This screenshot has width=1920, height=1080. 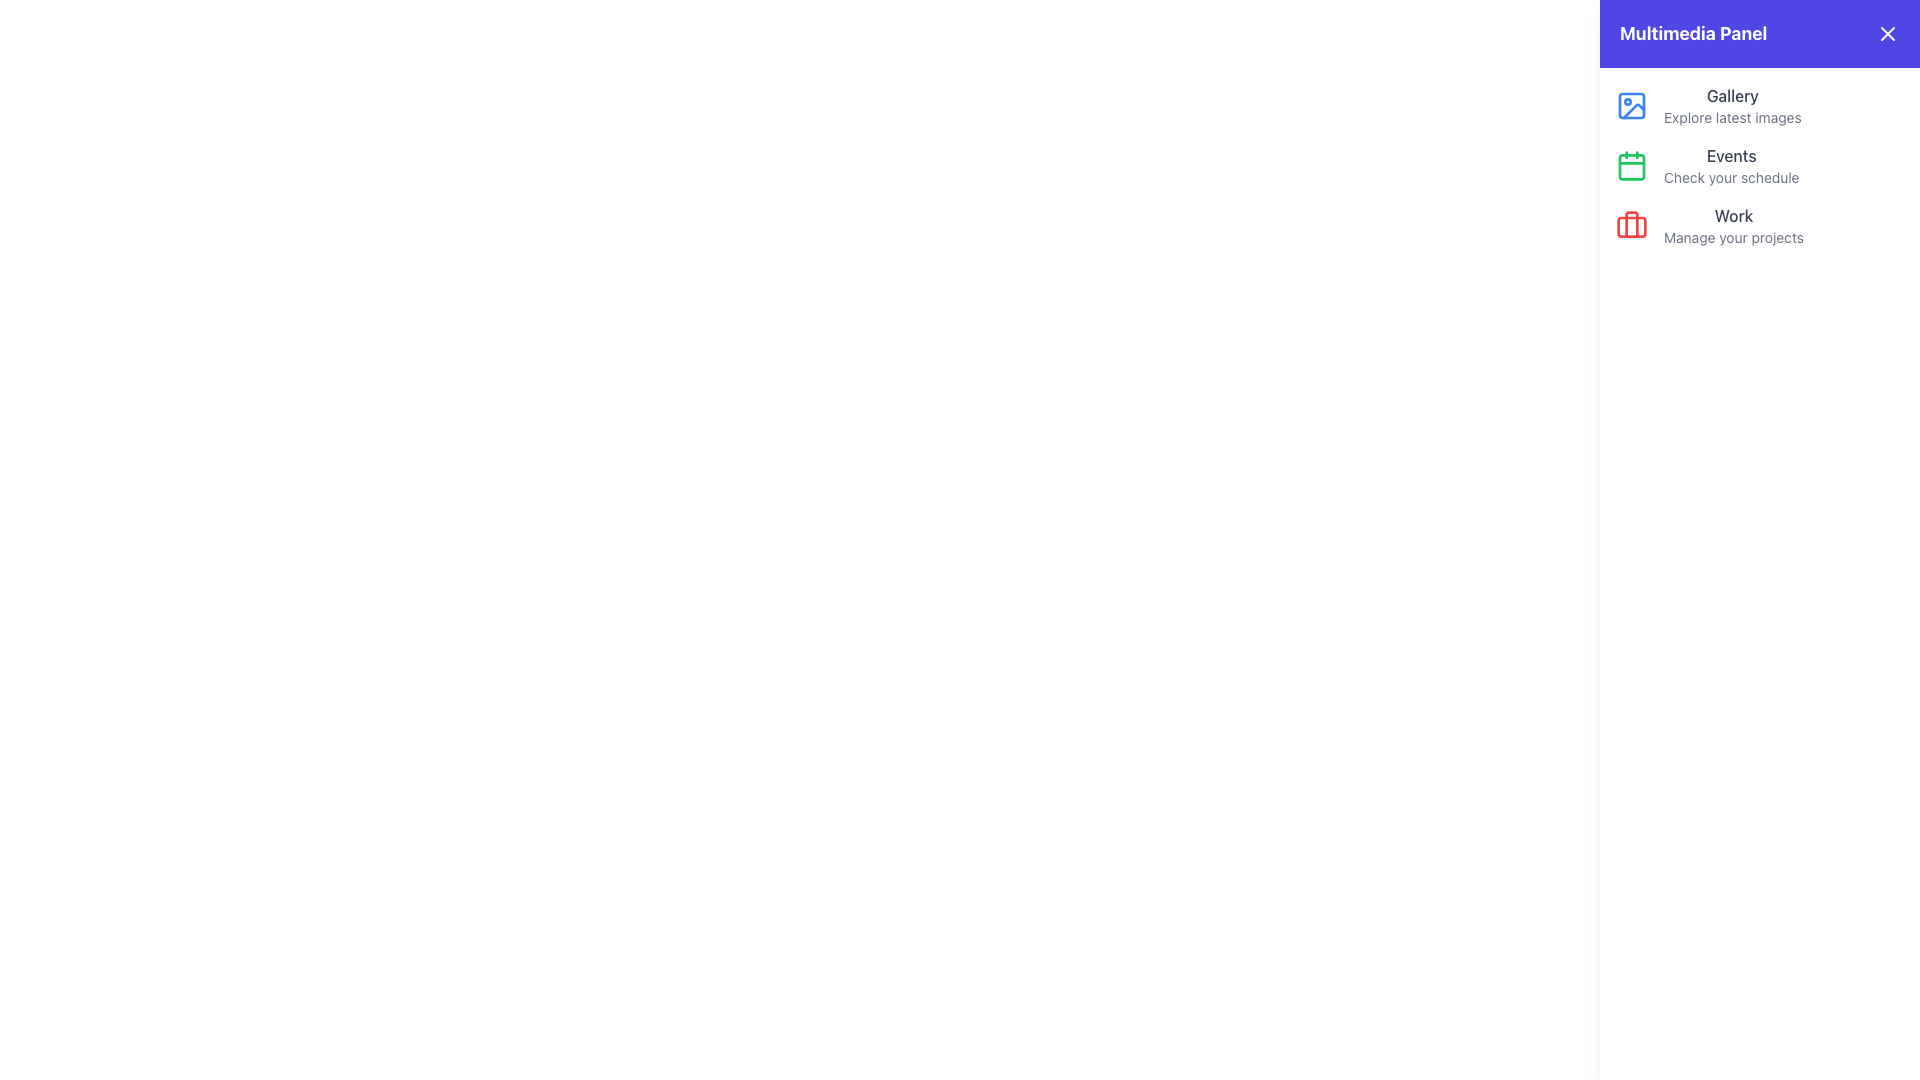 I want to click on the 'Work' icon in the Multimedia Panel, which represents the management of projects, so click(x=1632, y=225).